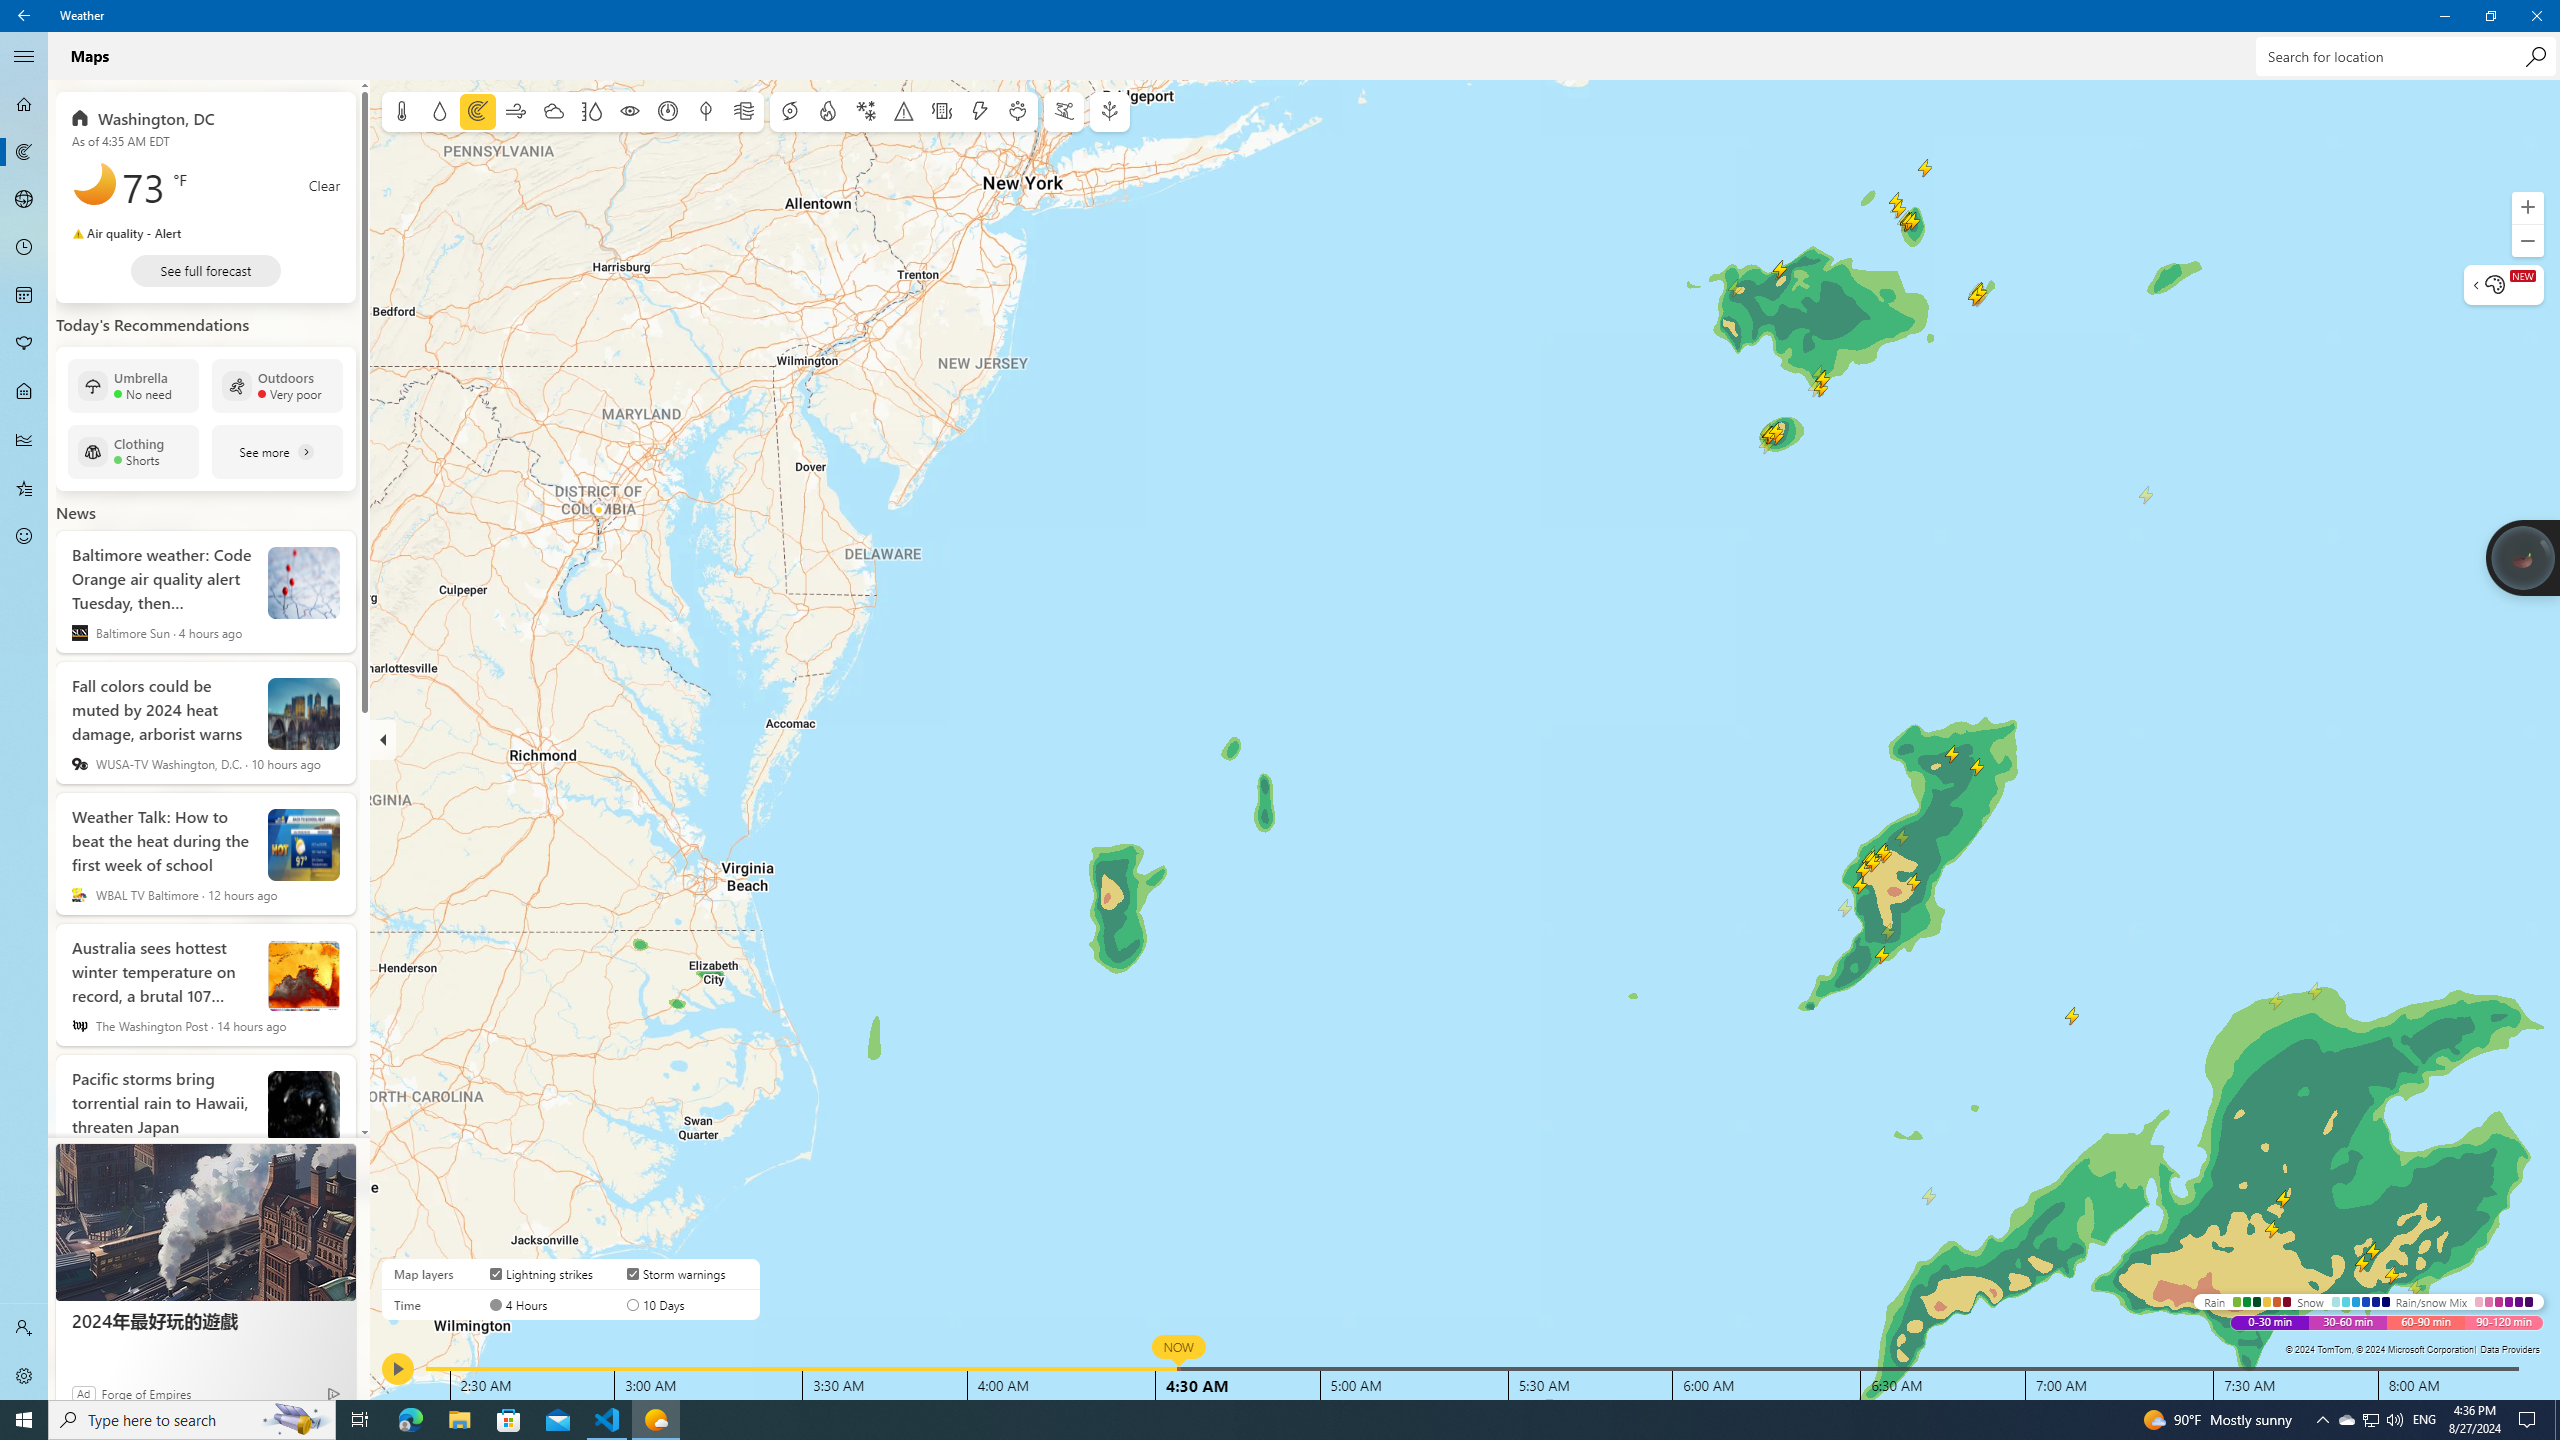  Describe the element at coordinates (24, 199) in the screenshot. I see `'3D Maps - Not Selected'` at that location.